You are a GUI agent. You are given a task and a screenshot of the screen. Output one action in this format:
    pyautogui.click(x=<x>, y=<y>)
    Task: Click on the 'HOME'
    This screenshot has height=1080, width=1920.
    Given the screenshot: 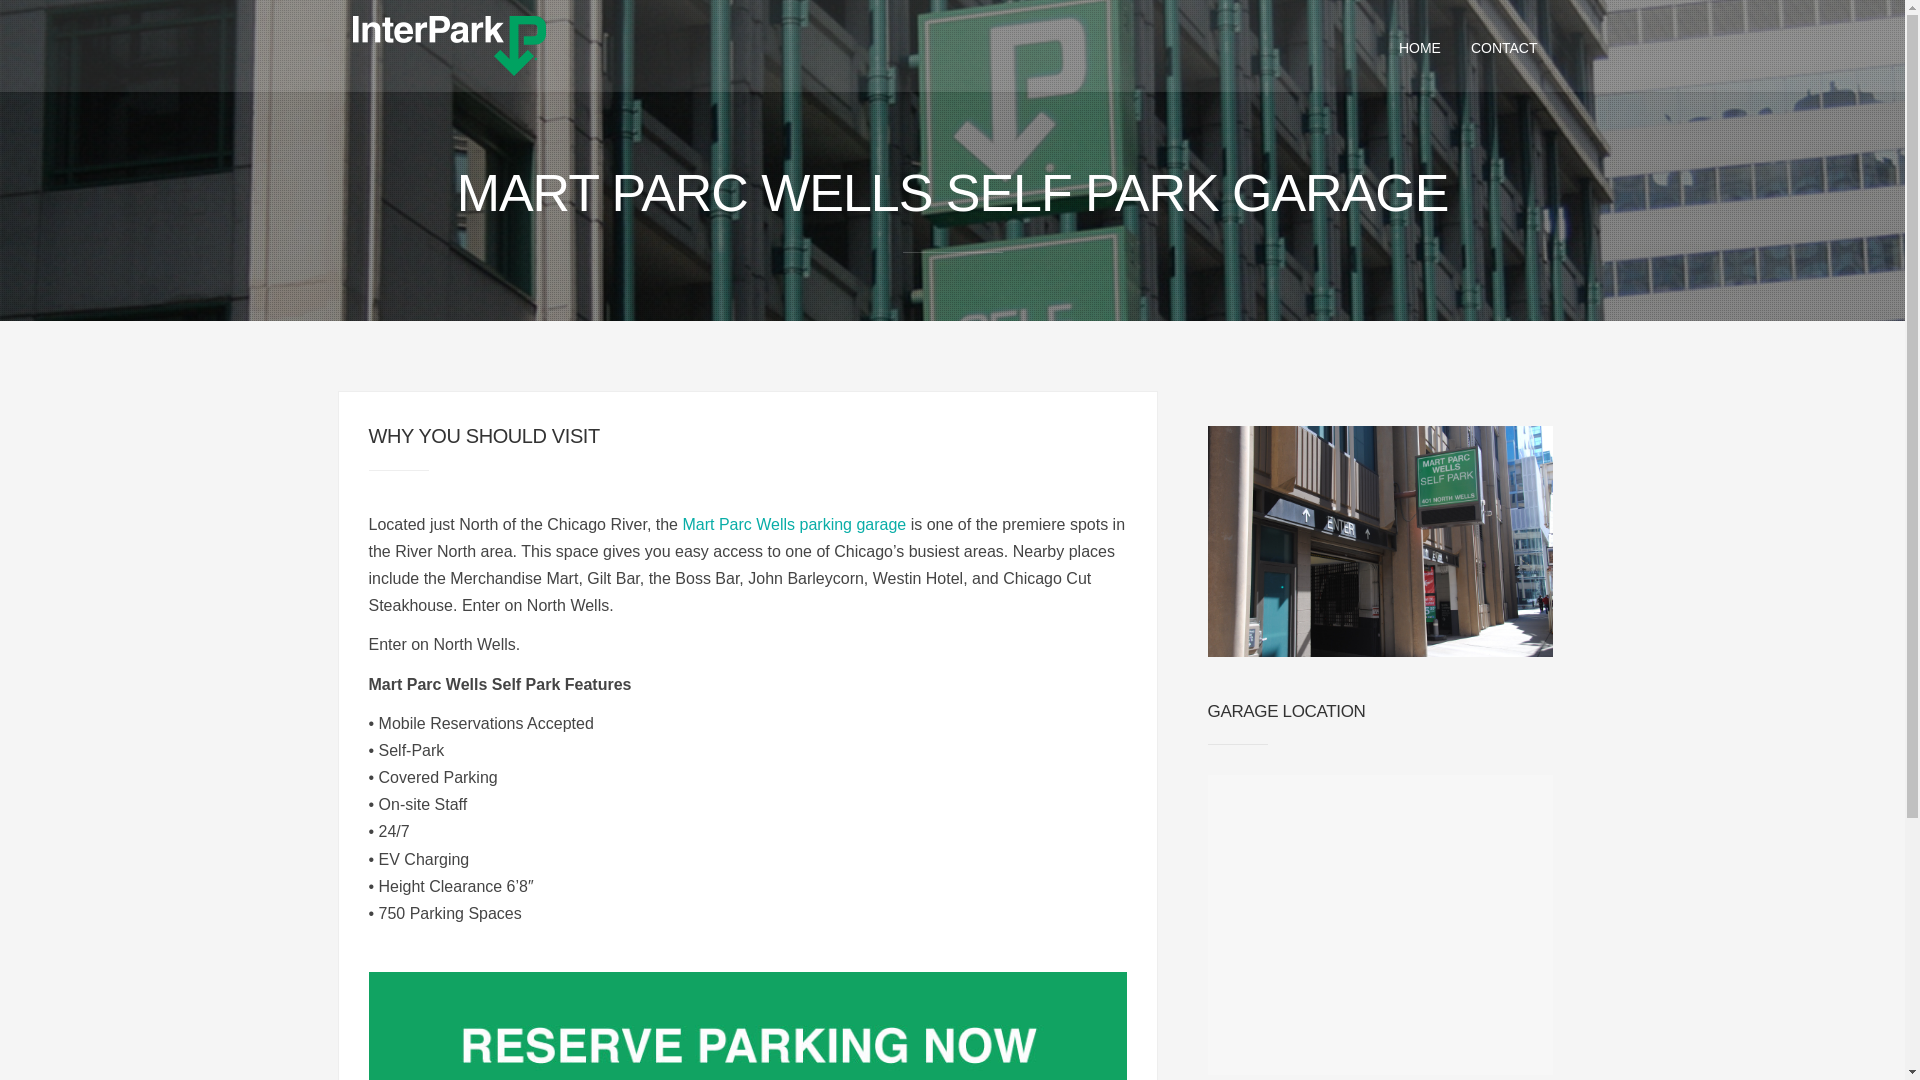 What is the action you would take?
    pyautogui.click(x=1419, y=45)
    